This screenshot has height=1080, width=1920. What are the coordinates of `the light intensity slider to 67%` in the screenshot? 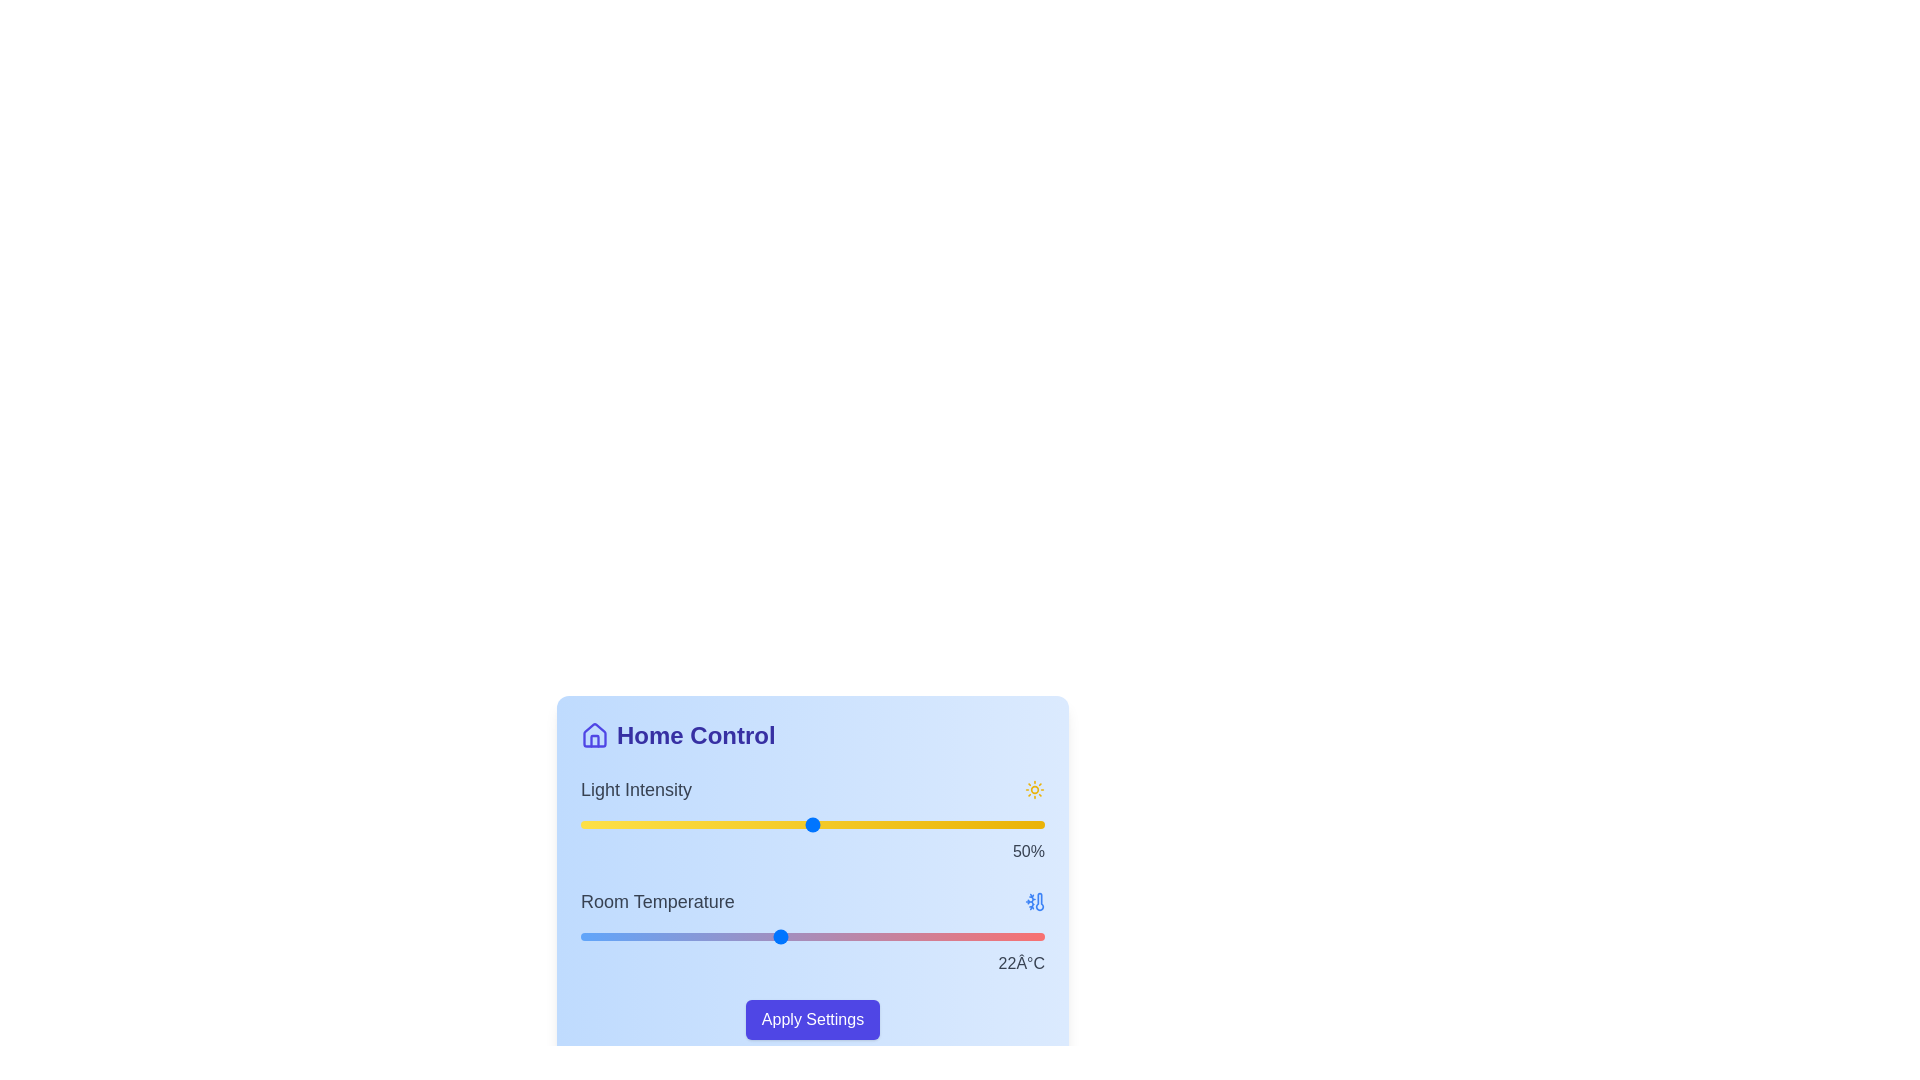 It's located at (890, 825).